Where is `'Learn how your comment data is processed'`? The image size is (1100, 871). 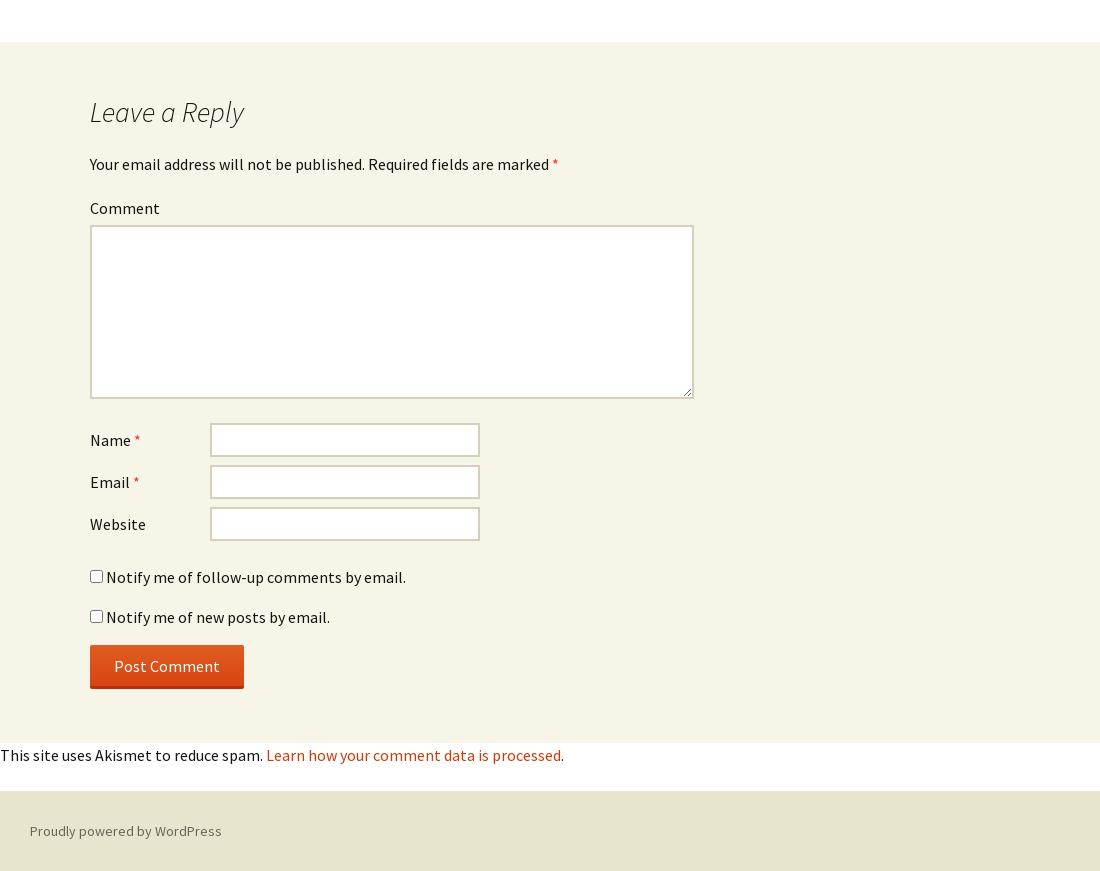
'Learn how your comment data is processed' is located at coordinates (412, 754).